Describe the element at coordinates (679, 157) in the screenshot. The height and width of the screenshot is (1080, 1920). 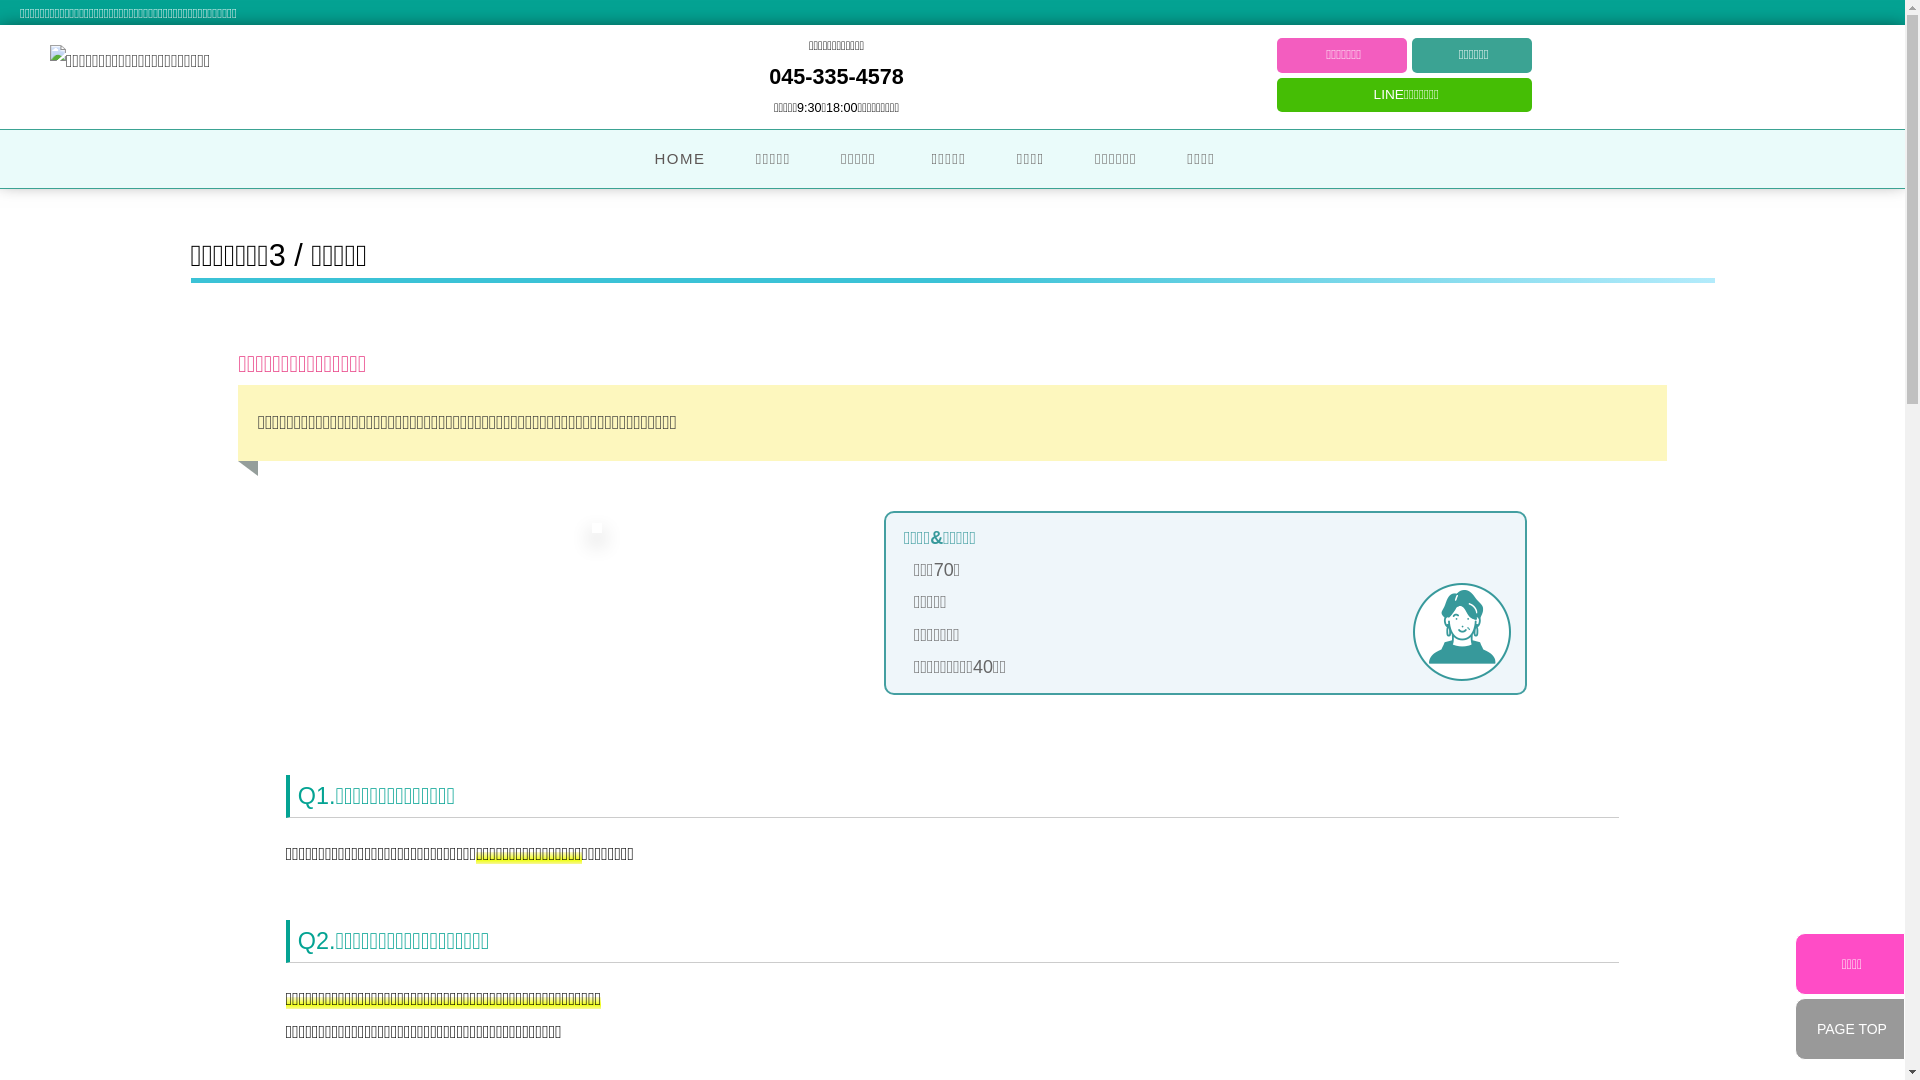
I see `'HOME'` at that location.